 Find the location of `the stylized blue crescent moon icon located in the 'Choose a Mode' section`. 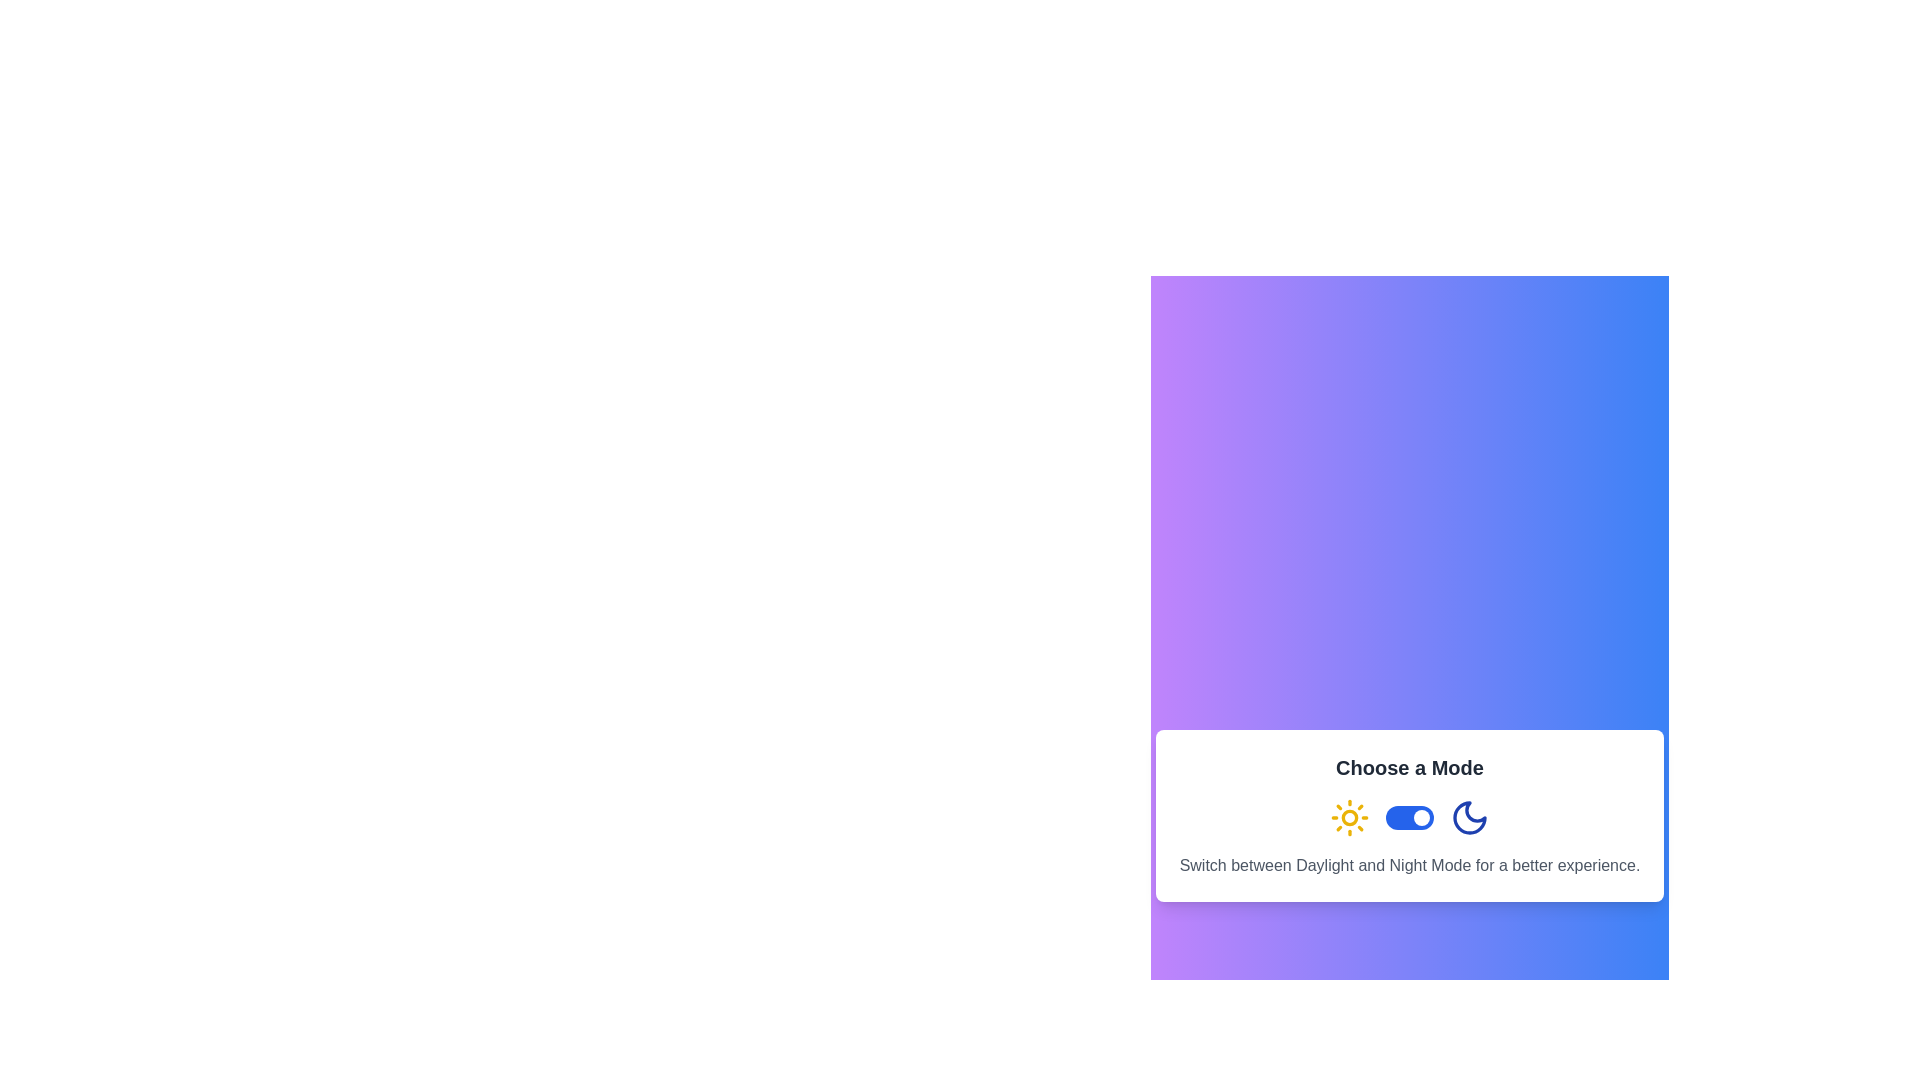

the stylized blue crescent moon icon located in the 'Choose a Mode' section is located at coordinates (1469, 817).